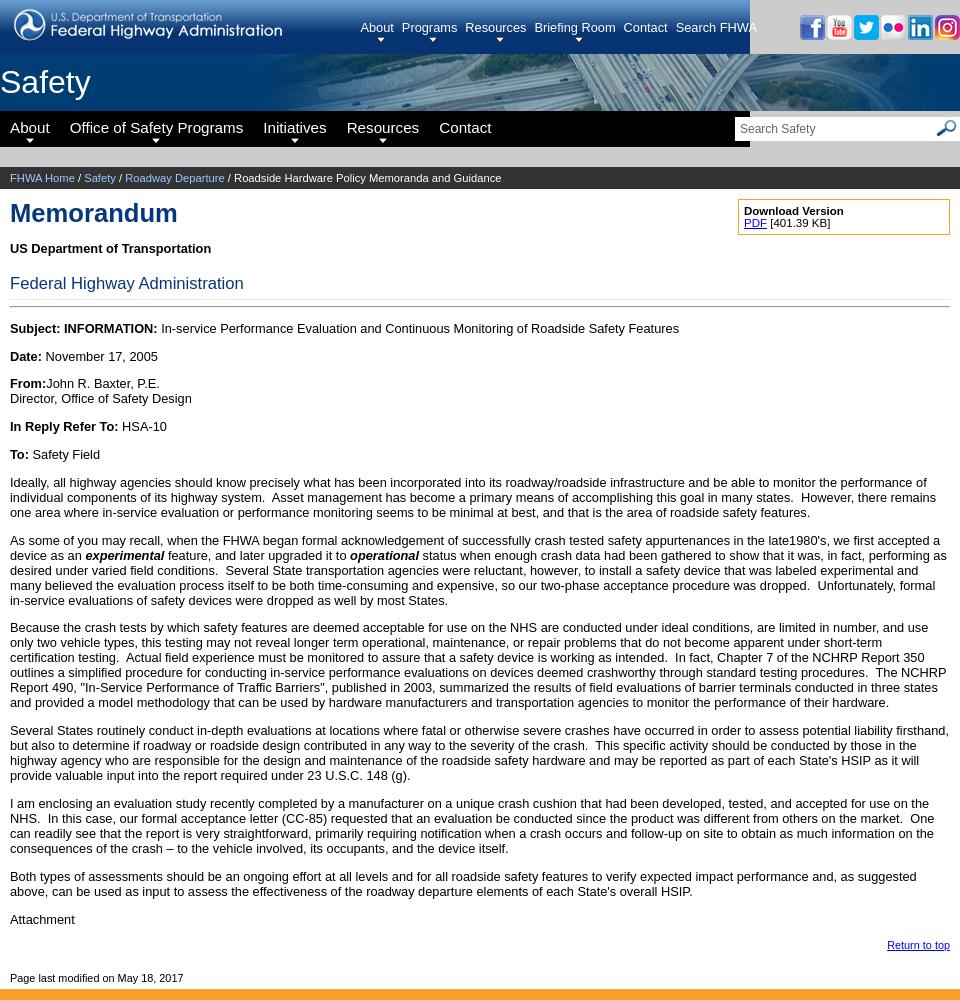 Image resolution: width=960 pixels, height=1000 pixels. Describe the element at coordinates (8, 127) in the screenshot. I see `'About'` at that location.